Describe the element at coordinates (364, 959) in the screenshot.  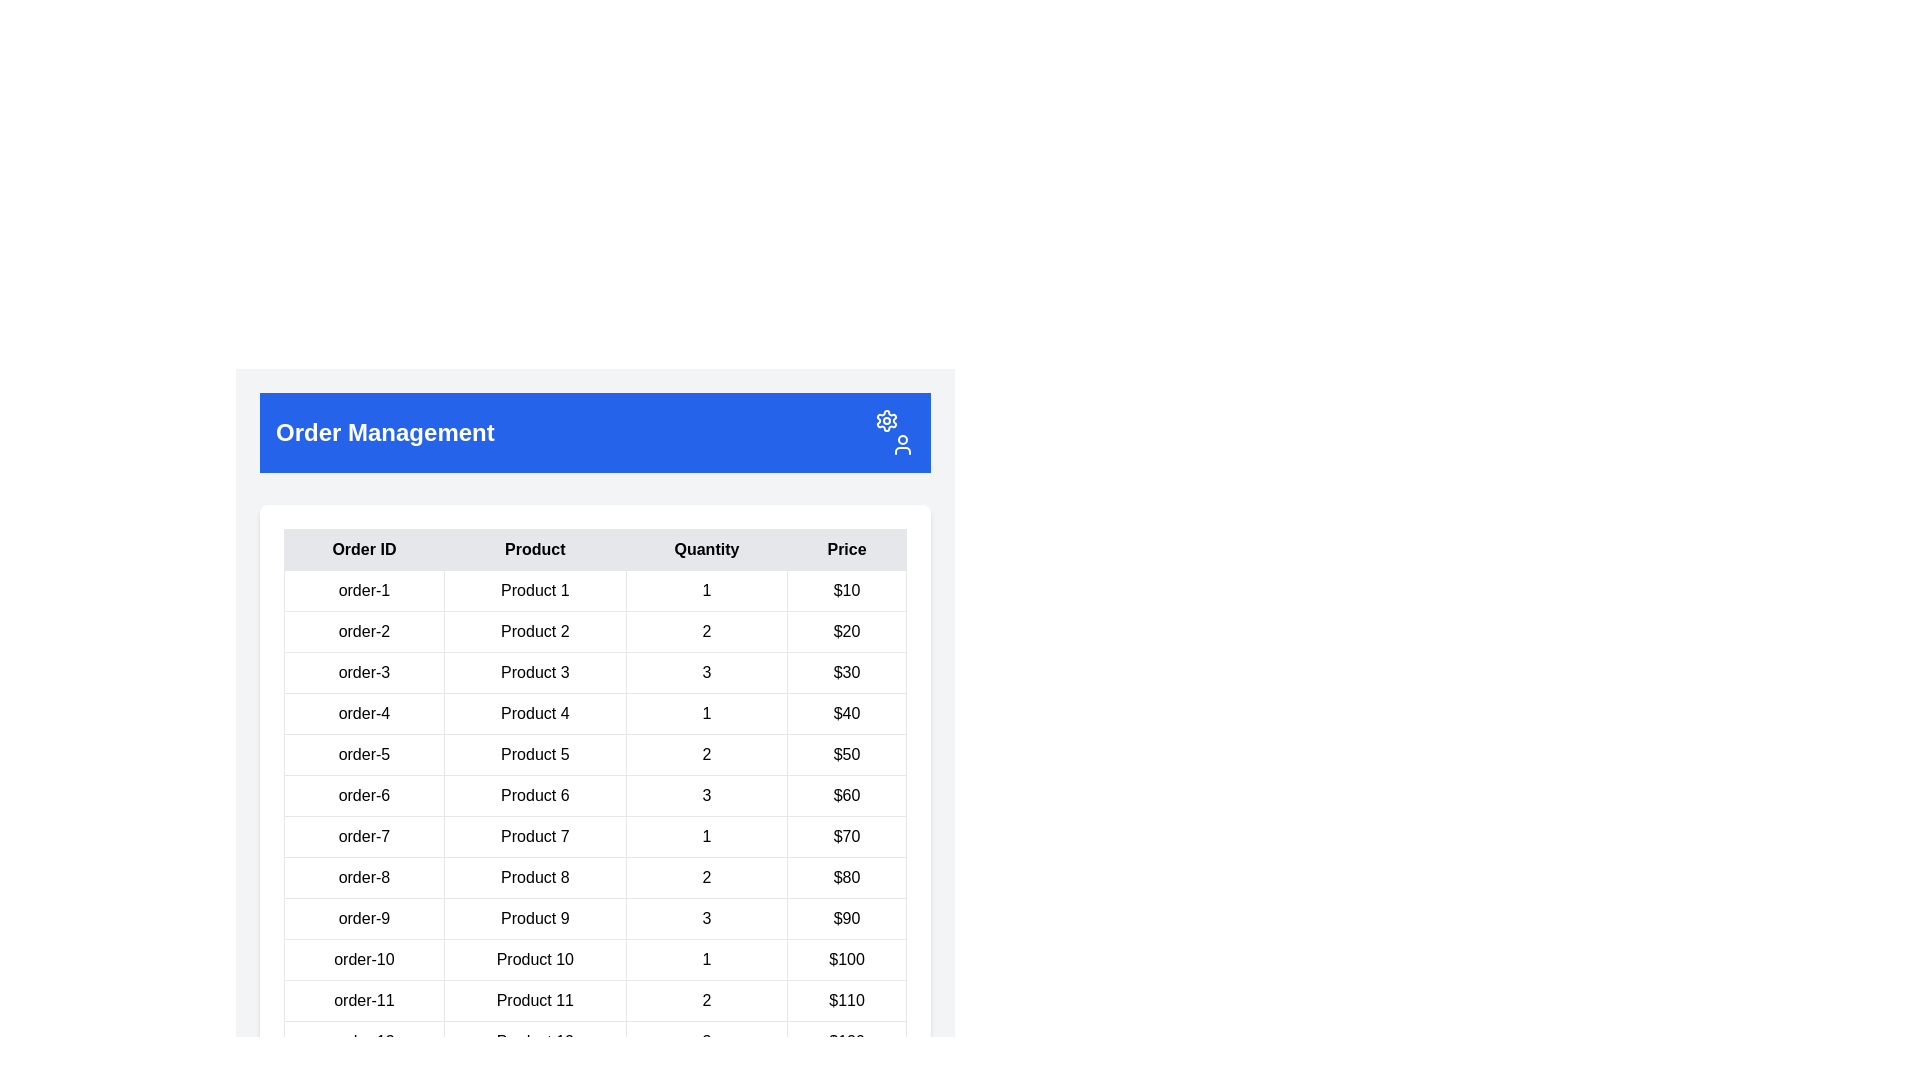
I see `the static text label displaying the order identifier located in the first cell of the 10th row under the 'Order ID' column` at that location.